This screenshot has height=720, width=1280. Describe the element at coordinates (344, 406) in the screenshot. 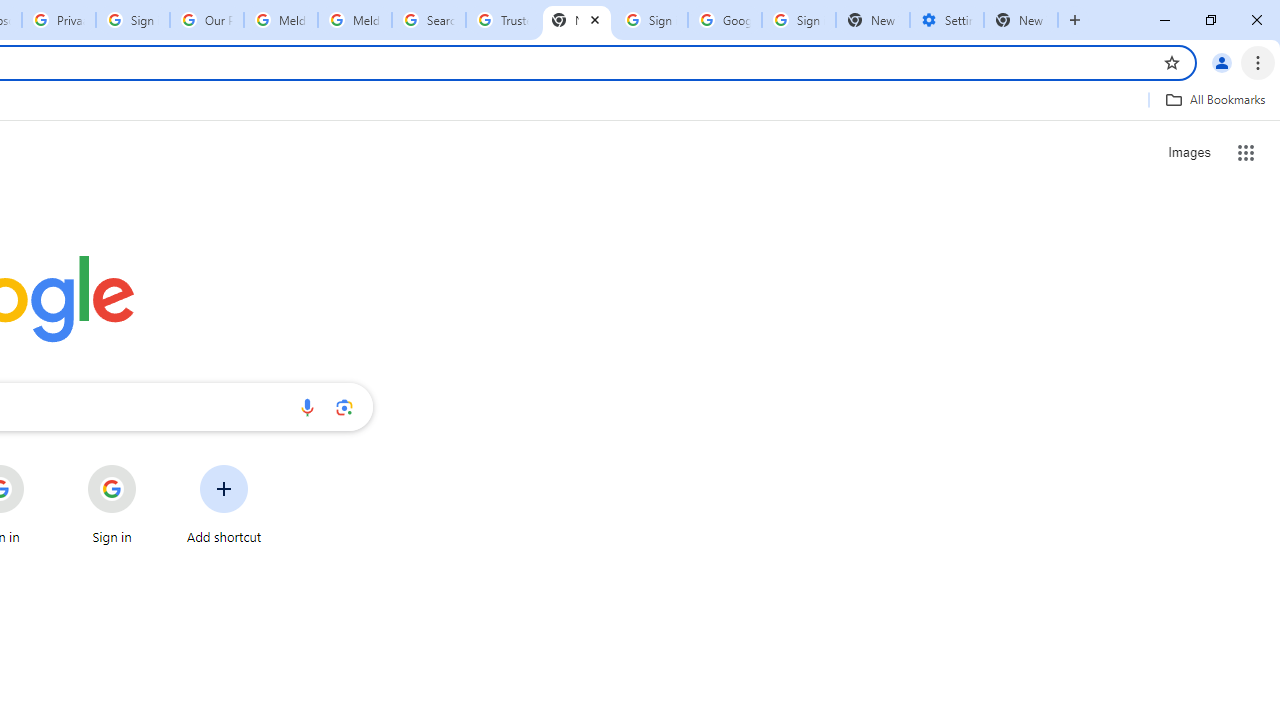

I see `'Search by image'` at that location.